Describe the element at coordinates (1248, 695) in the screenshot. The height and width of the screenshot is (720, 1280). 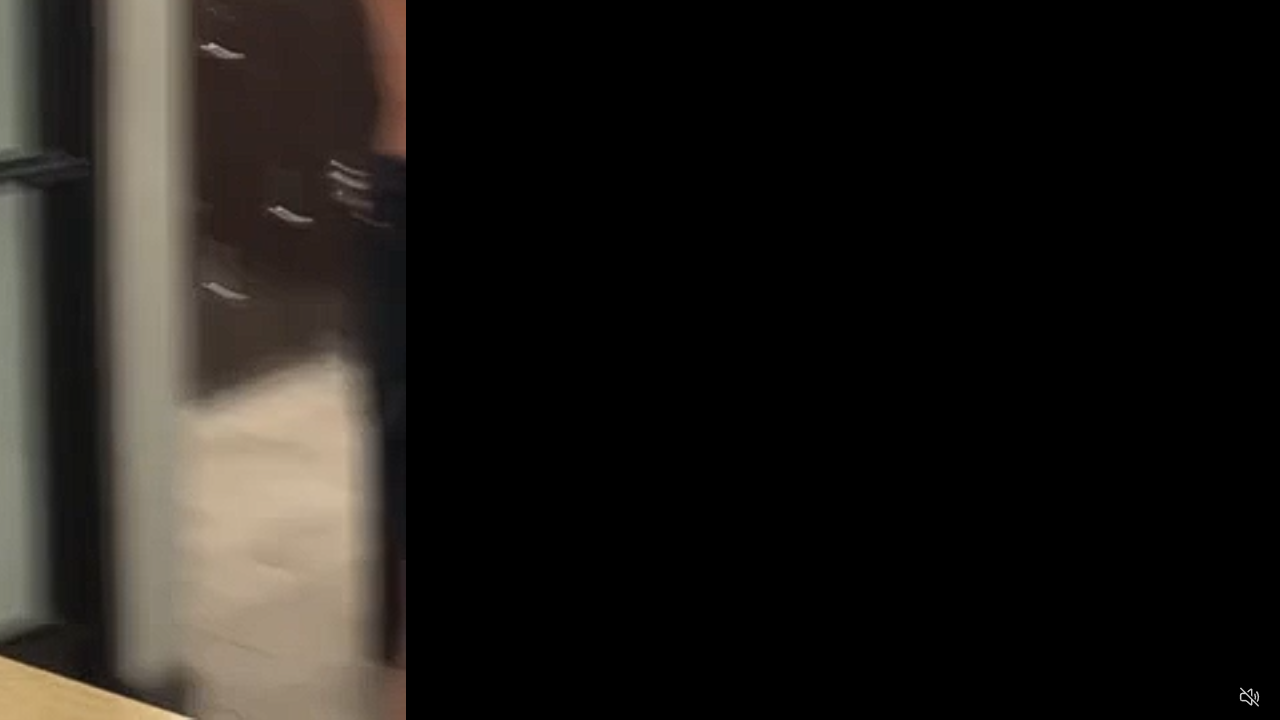
I see `'Unmute'` at that location.